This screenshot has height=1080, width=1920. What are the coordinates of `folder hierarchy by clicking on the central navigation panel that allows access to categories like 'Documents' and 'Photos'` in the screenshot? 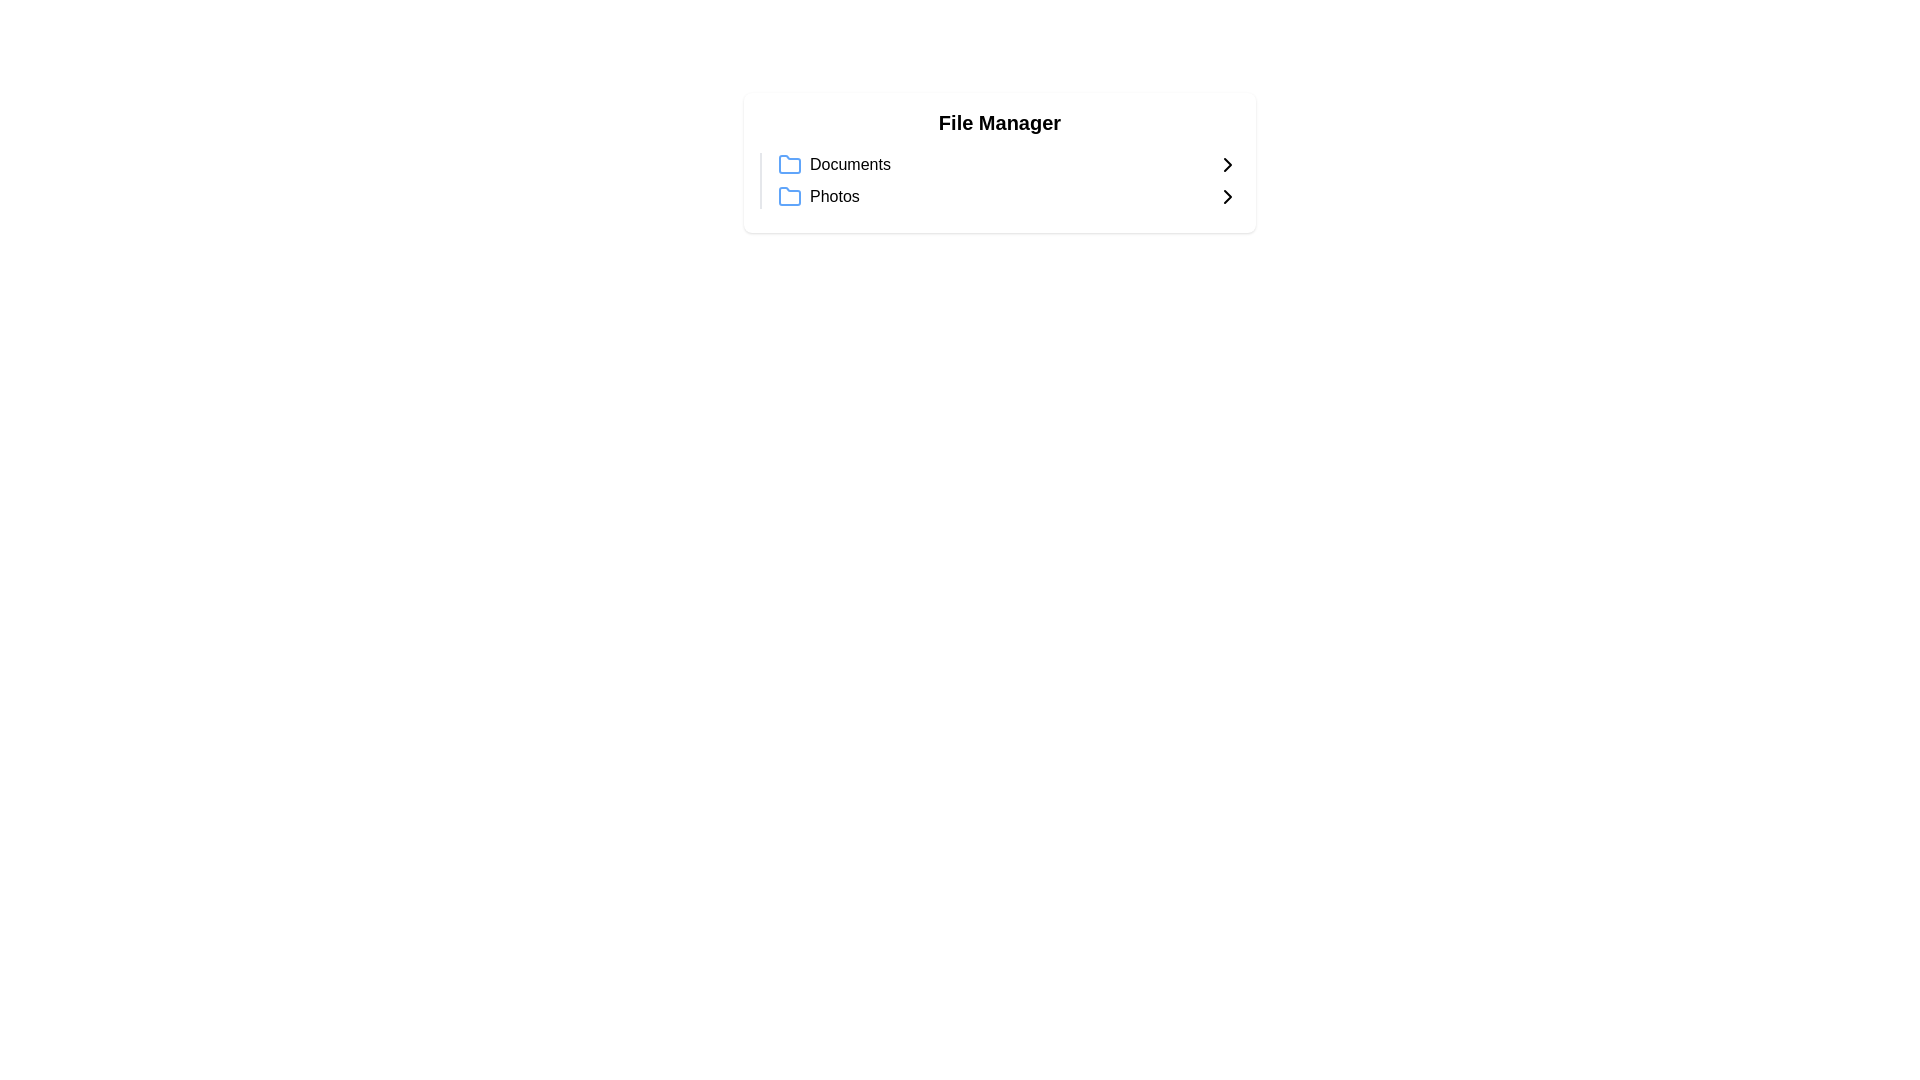 It's located at (999, 161).